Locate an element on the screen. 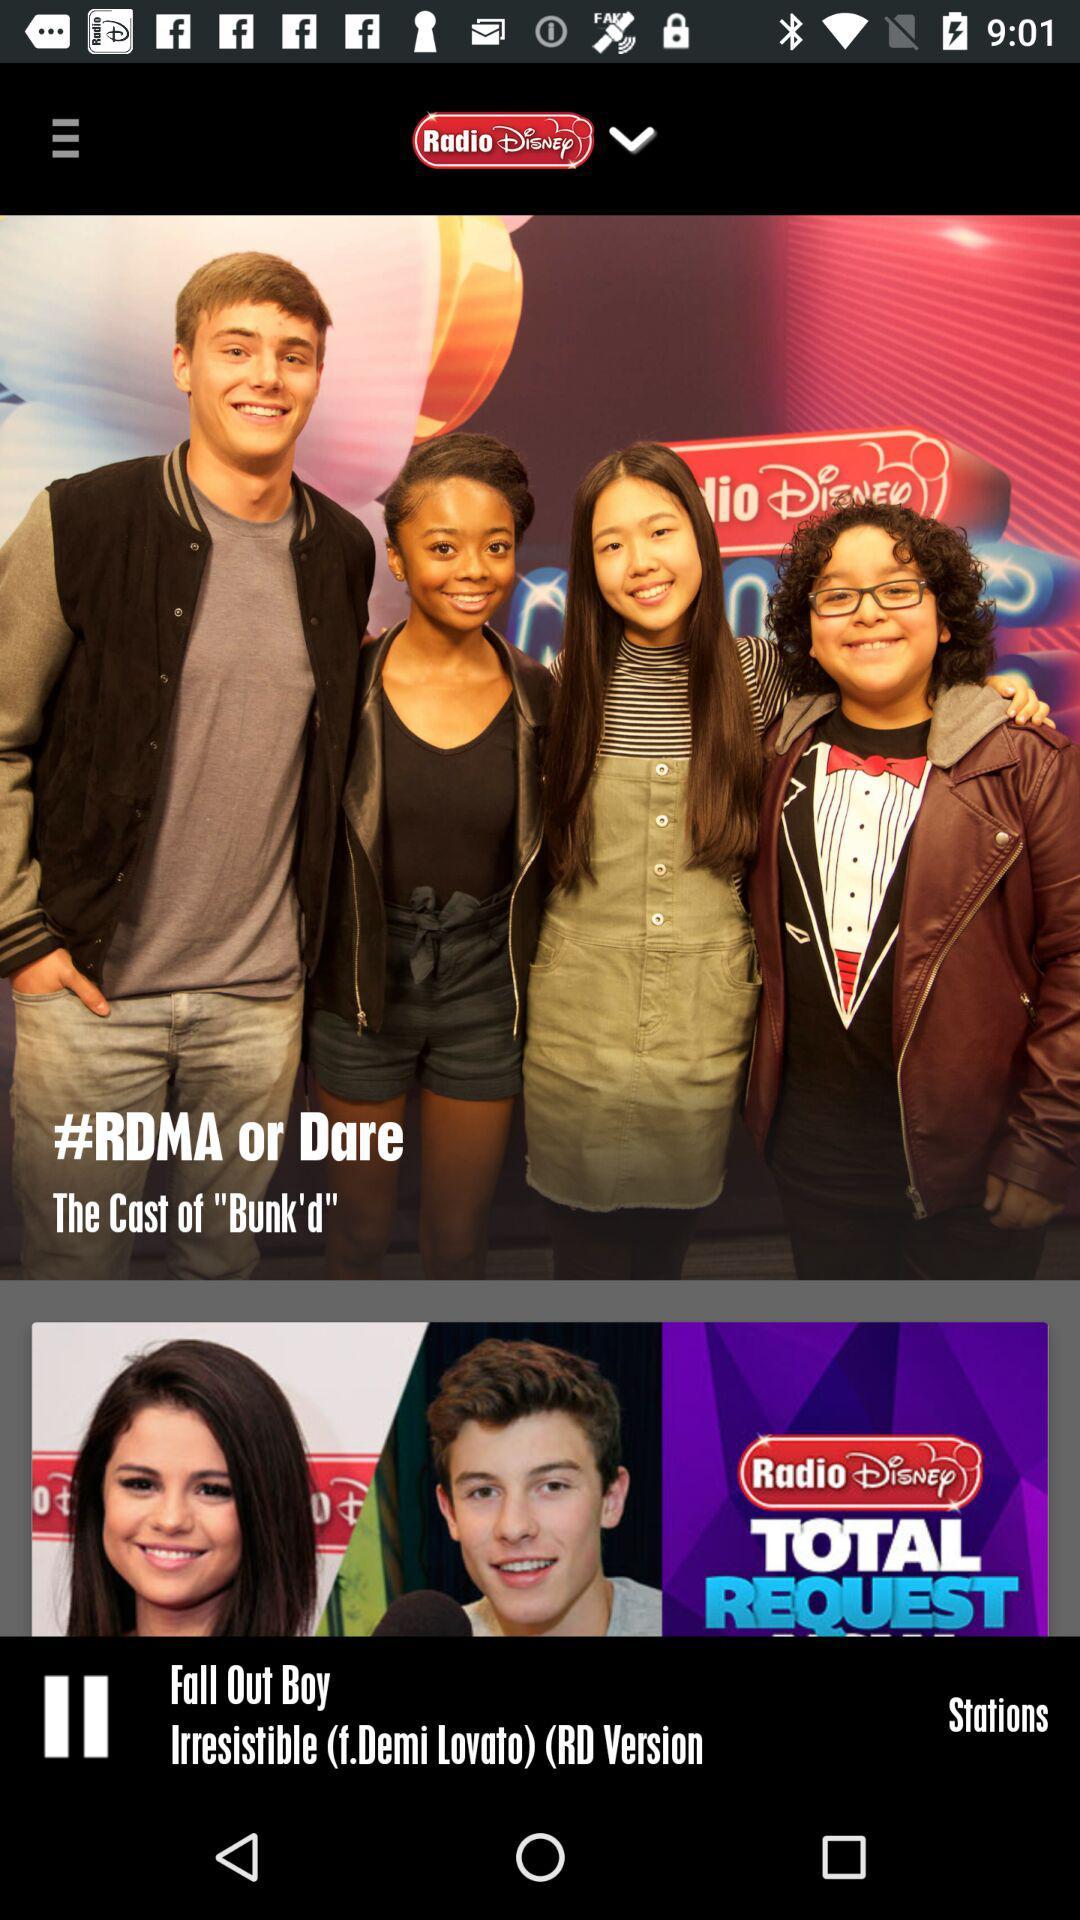 The width and height of the screenshot is (1080, 1920). stop playing is located at coordinates (77, 1714).